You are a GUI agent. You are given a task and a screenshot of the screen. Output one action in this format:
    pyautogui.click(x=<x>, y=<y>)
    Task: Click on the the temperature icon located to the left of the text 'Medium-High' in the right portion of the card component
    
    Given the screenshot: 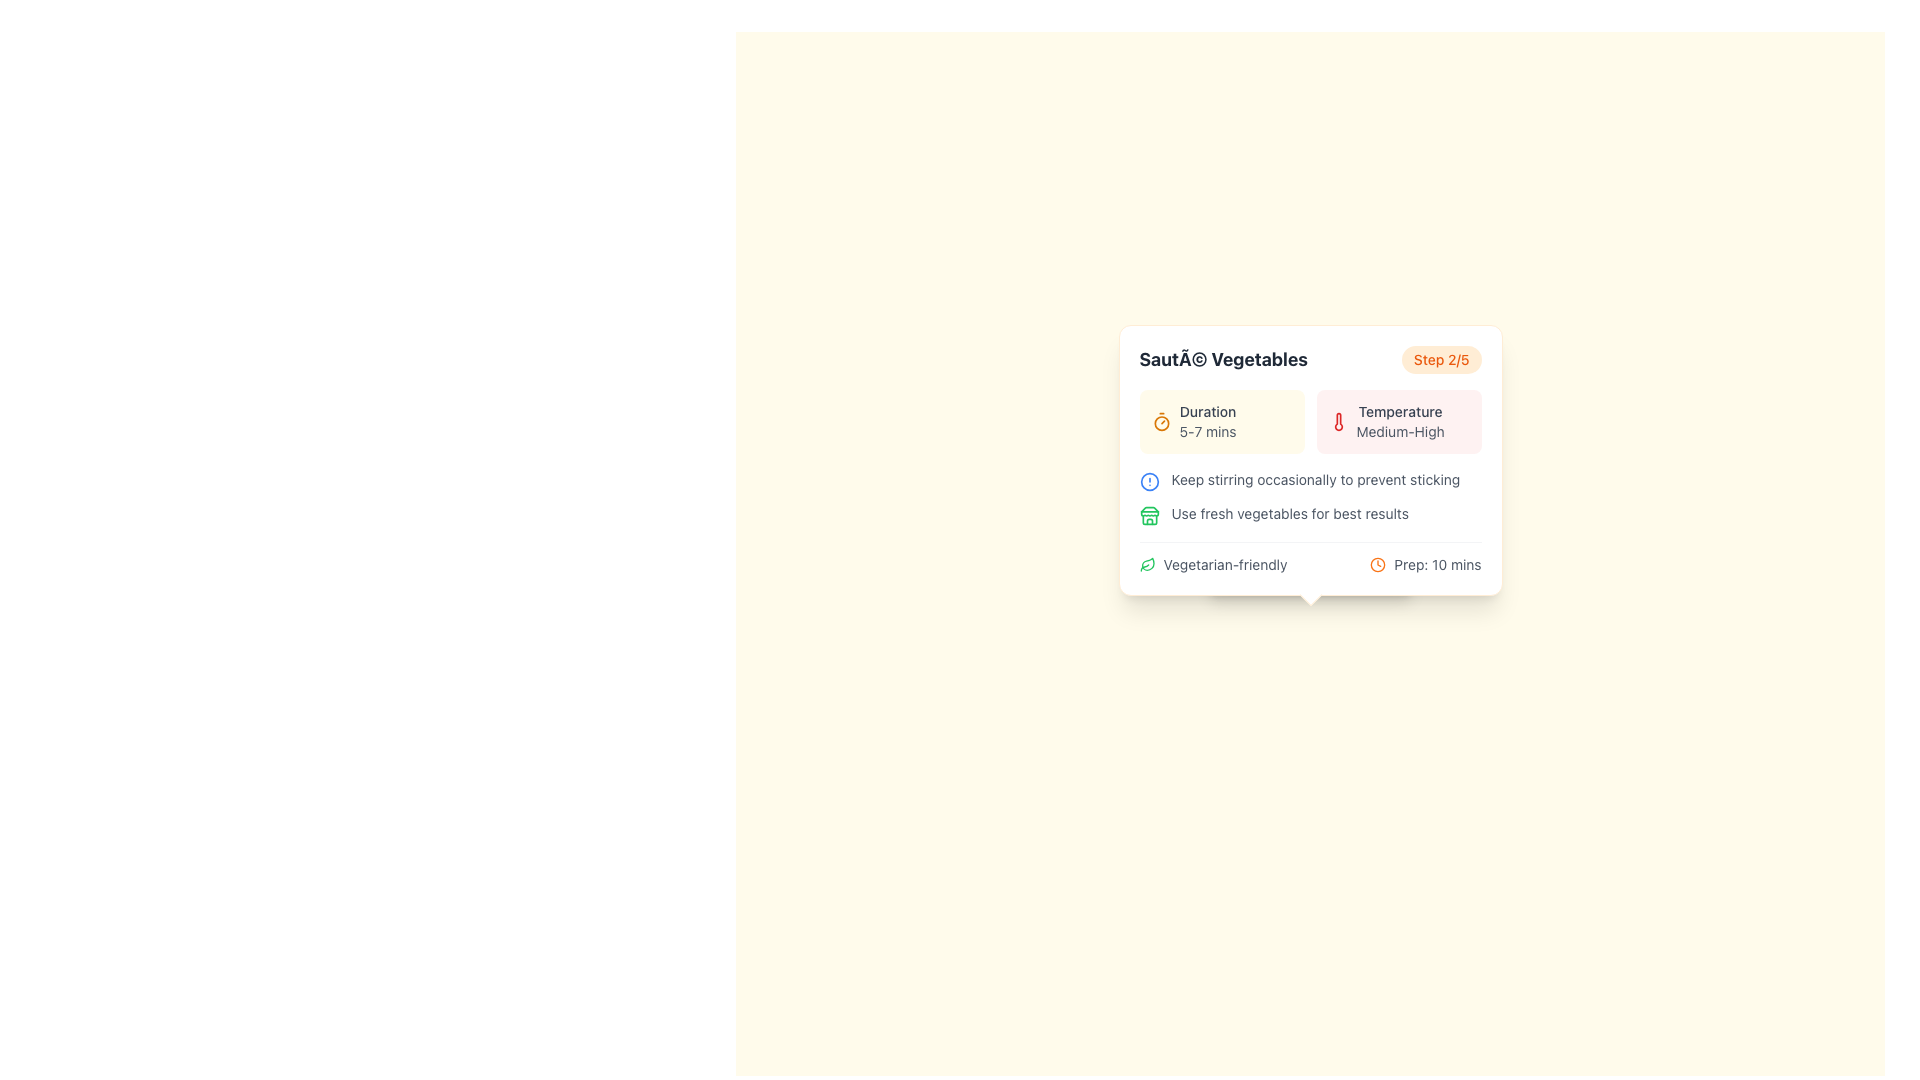 What is the action you would take?
    pyautogui.click(x=1338, y=420)
    